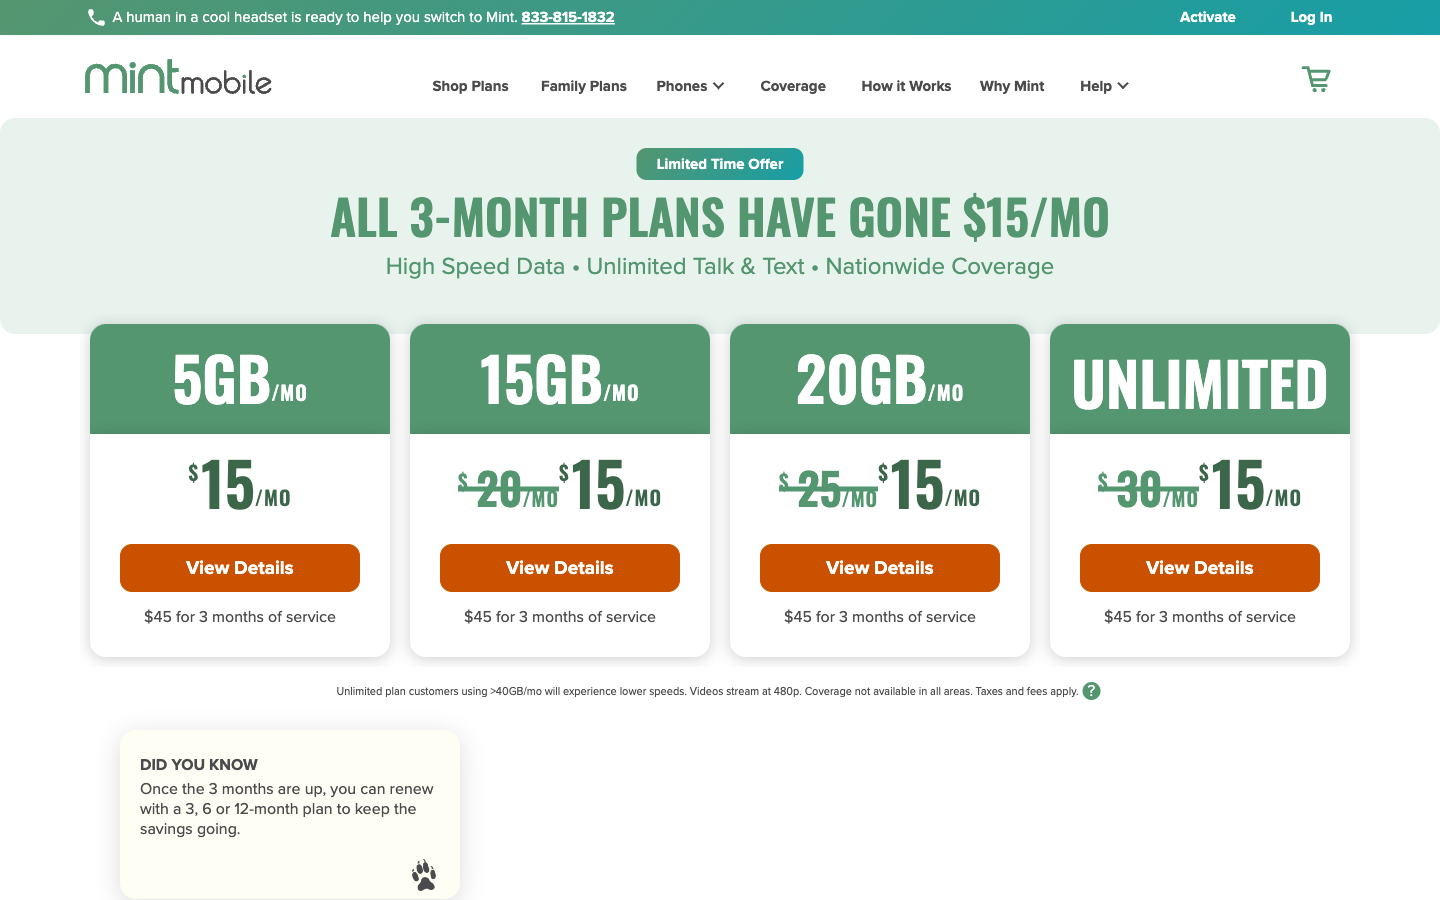  Describe the element at coordinates (878, 567) in the screenshot. I see `Get more information on 20GB Plan` at that location.